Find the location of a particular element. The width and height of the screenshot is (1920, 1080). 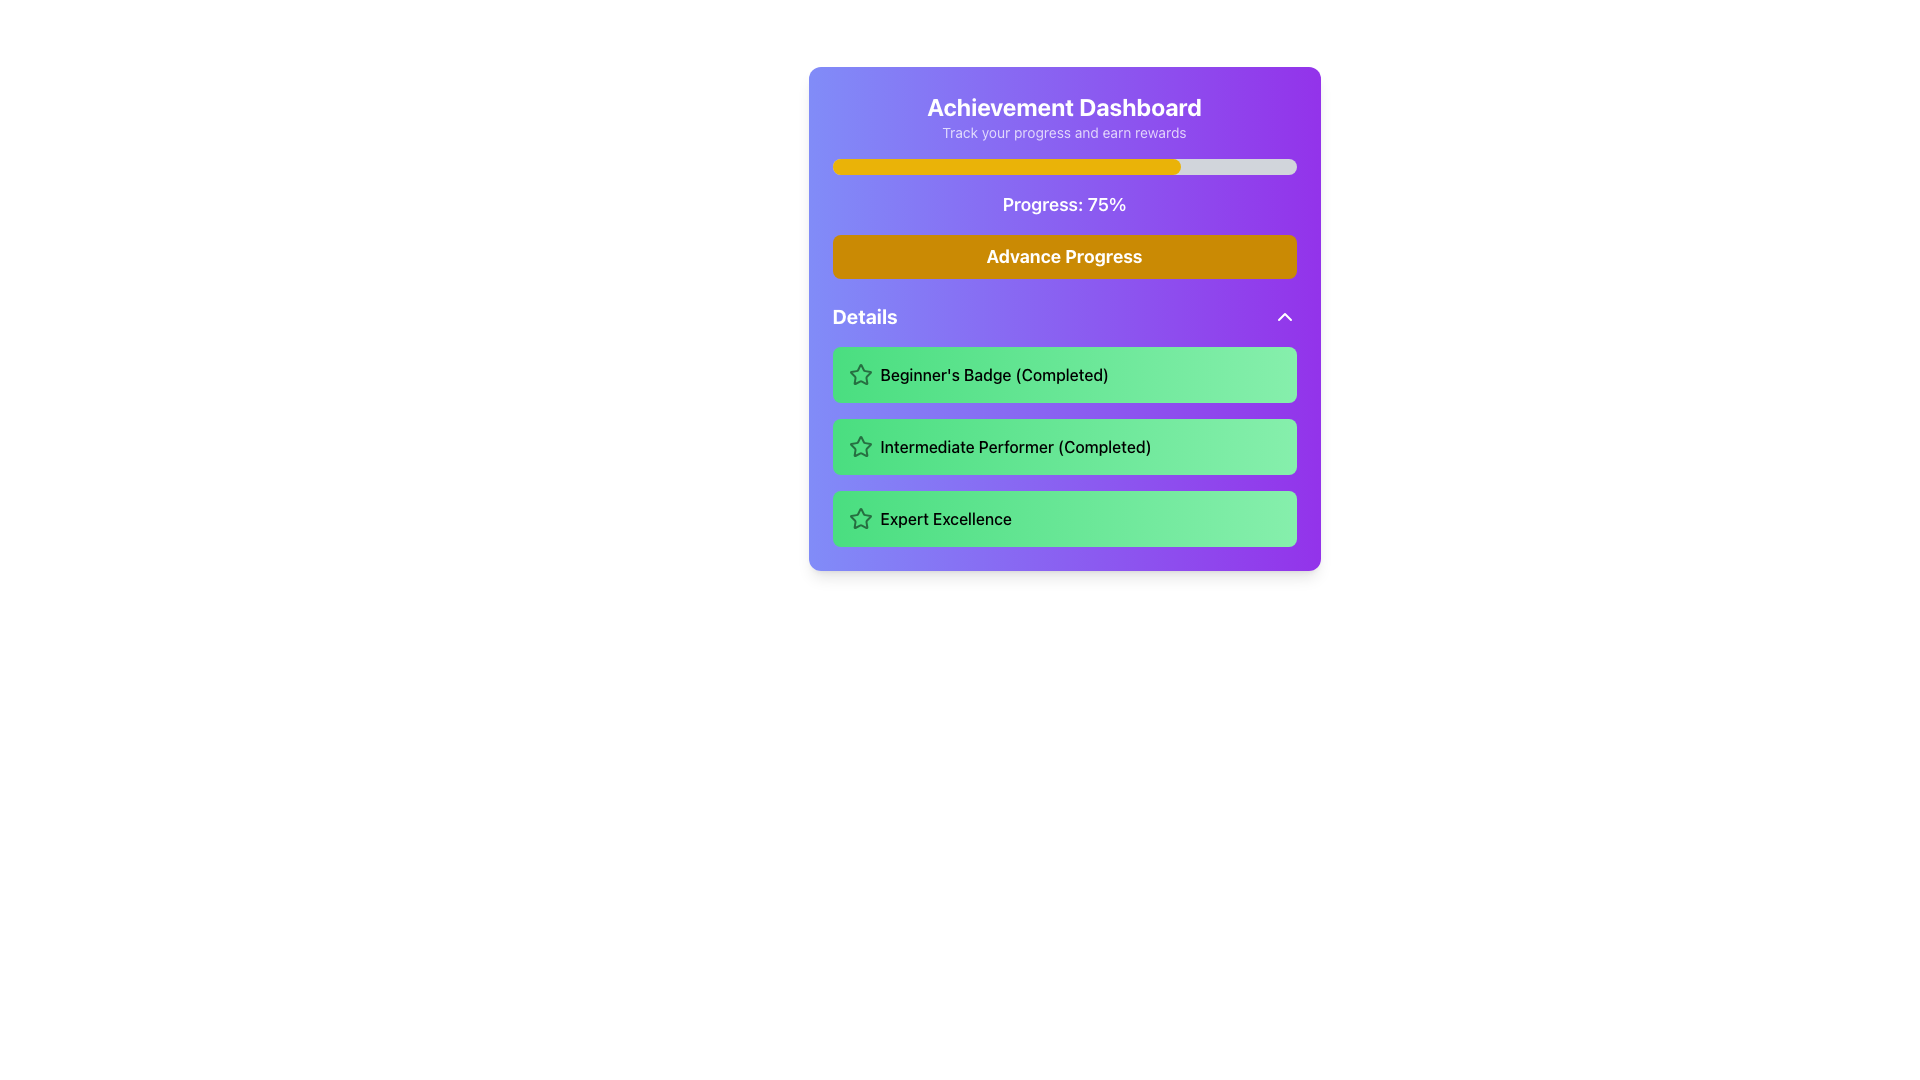

the 'Intermediate Performer' badge element, which is the second item in a vertically stacked list of badges within a purple card layout labeled 'Details' is located at coordinates (1063, 446).